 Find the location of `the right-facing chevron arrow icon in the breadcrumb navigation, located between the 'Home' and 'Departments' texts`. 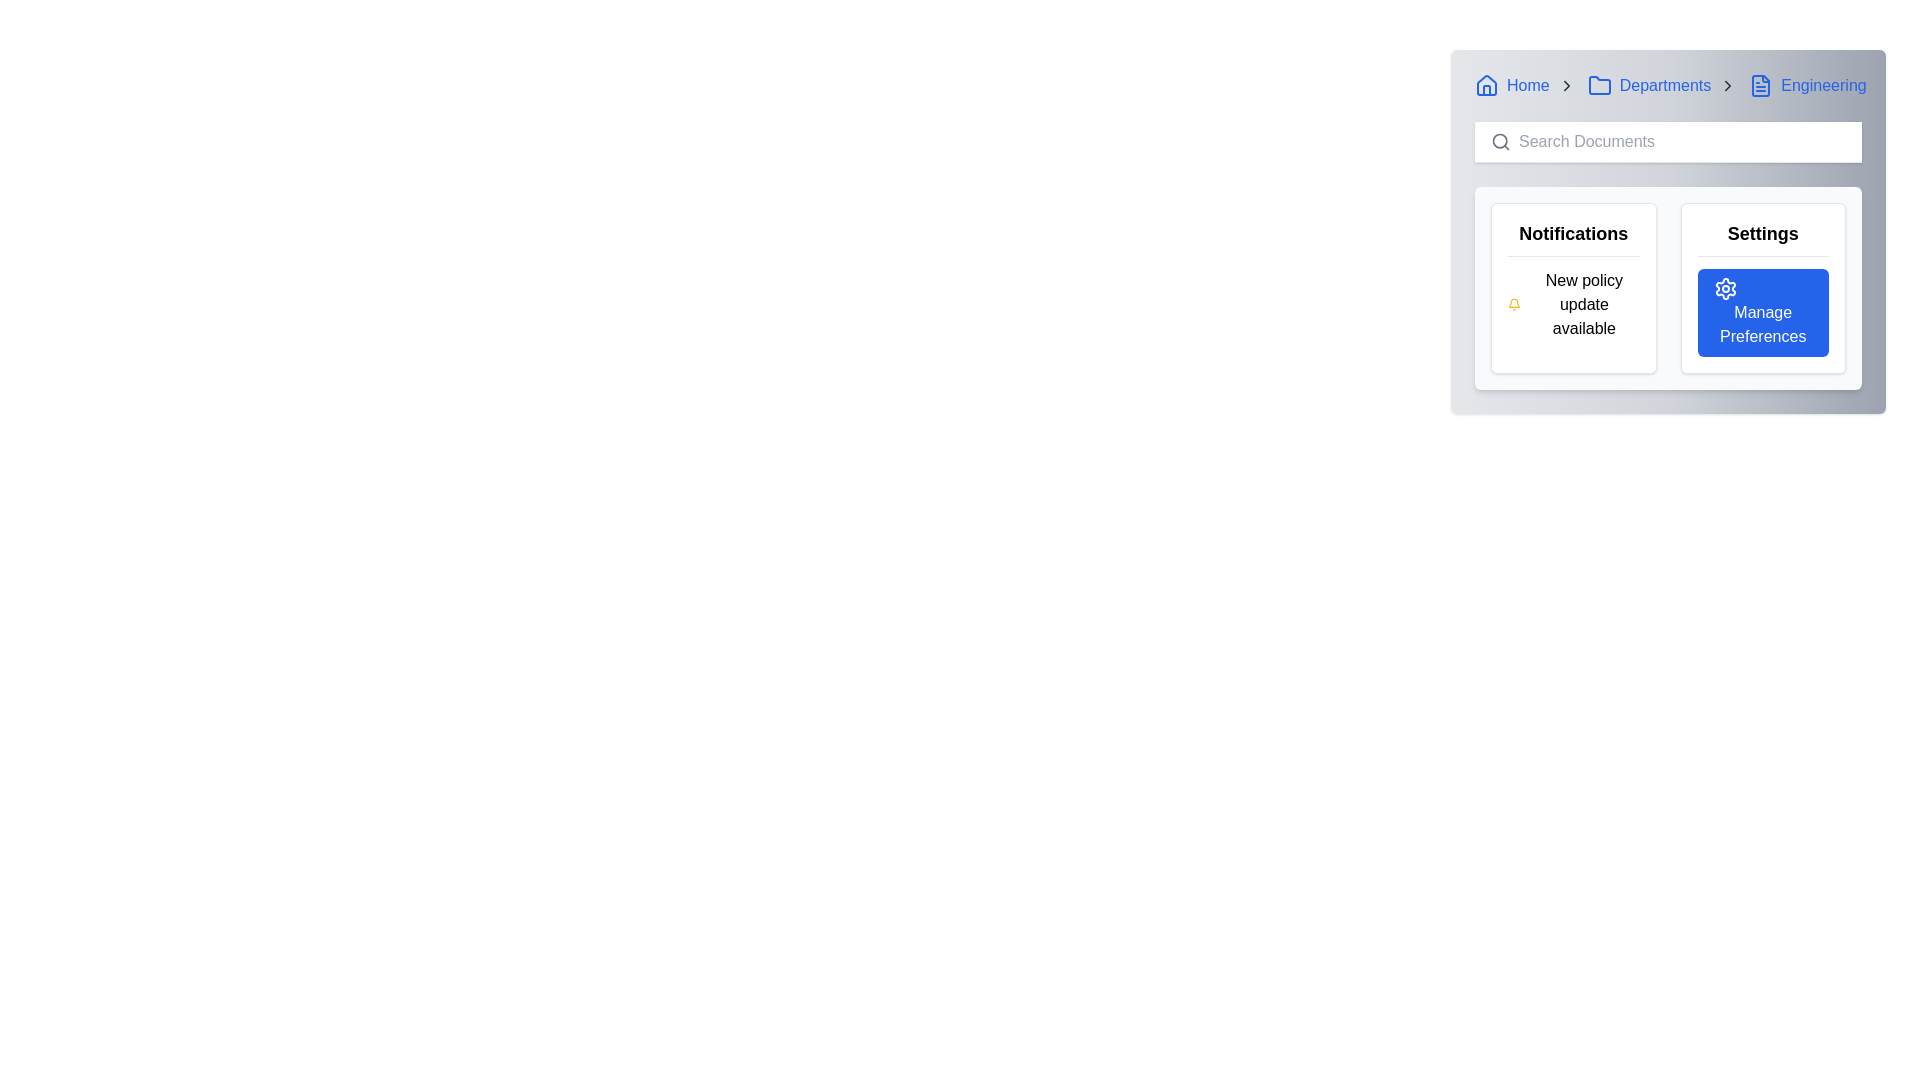

the right-facing chevron arrow icon in the breadcrumb navigation, located between the 'Home' and 'Departments' texts is located at coordinates (1565, 84).